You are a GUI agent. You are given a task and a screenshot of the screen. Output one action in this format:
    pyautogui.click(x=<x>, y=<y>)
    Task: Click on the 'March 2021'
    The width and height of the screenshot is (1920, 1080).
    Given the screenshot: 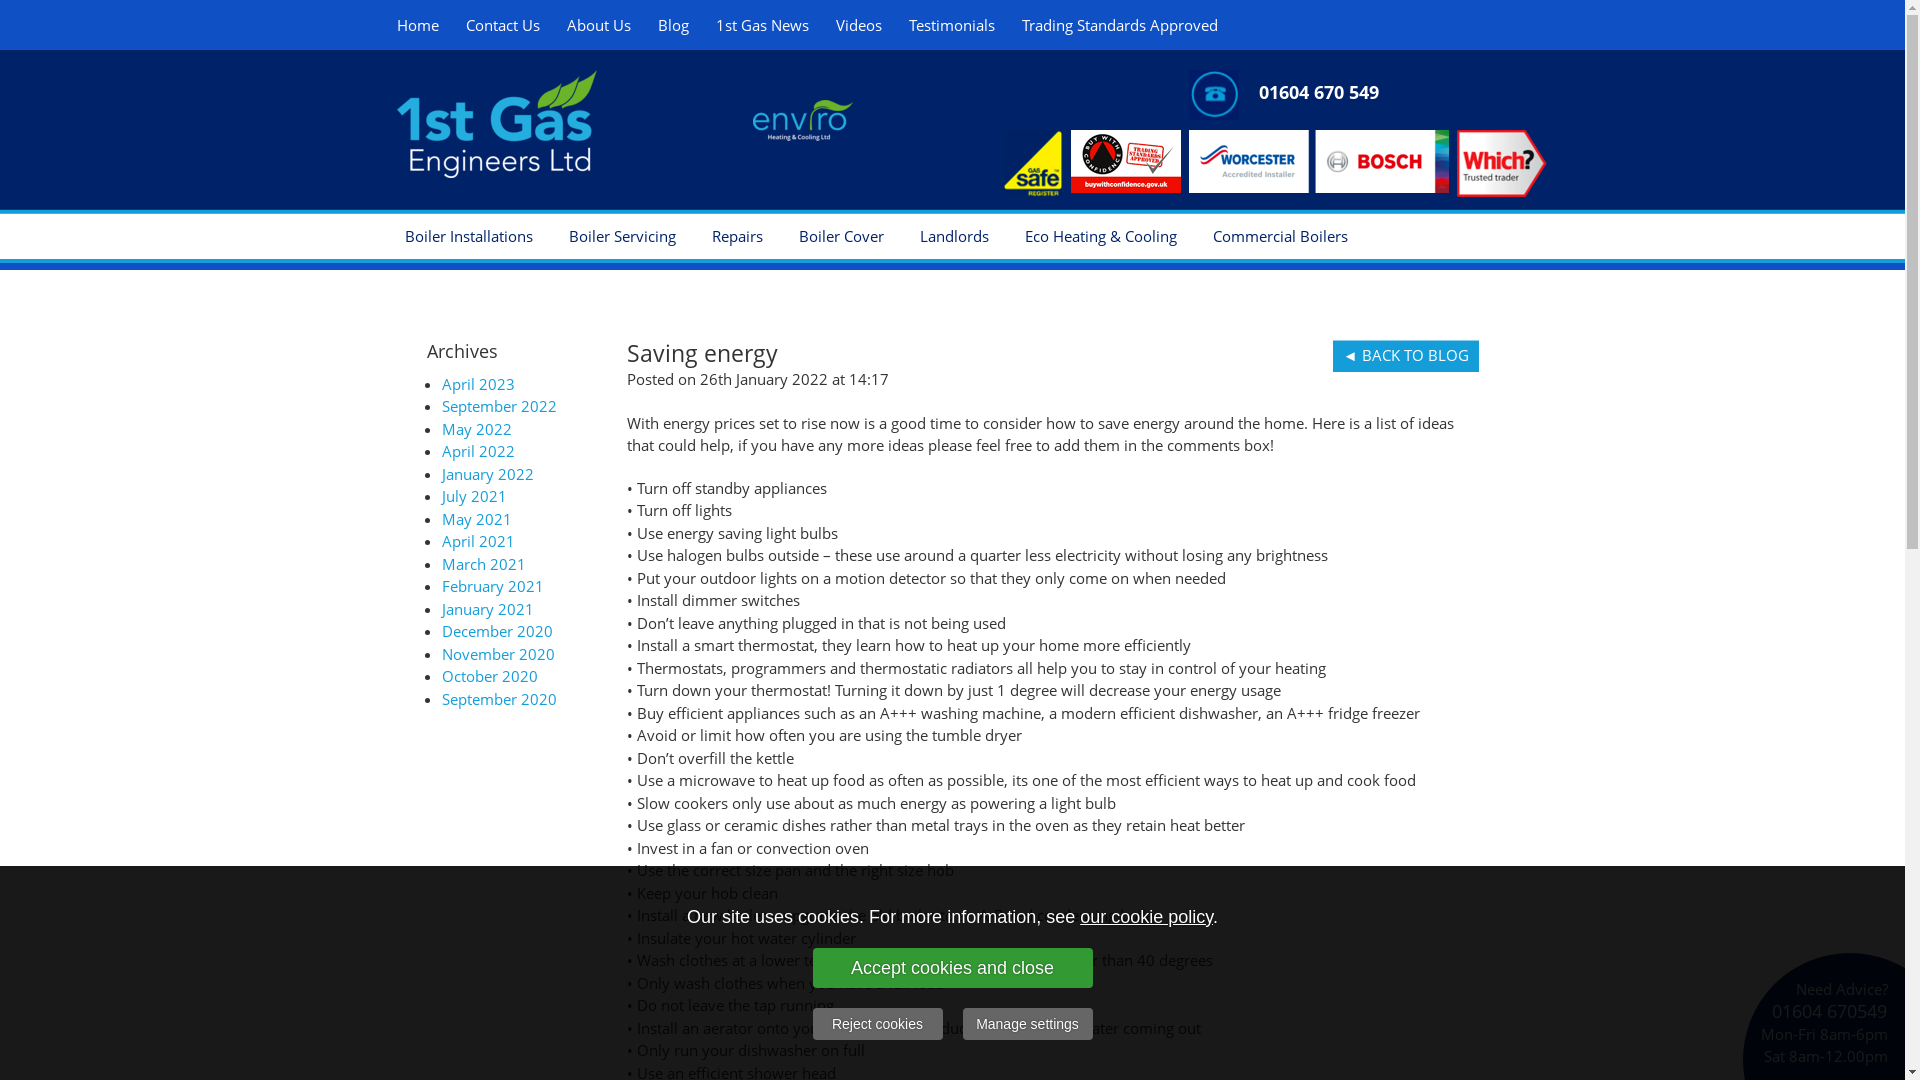 What is the action you would take?
    pyautogui.click(x=484, y=563)
    